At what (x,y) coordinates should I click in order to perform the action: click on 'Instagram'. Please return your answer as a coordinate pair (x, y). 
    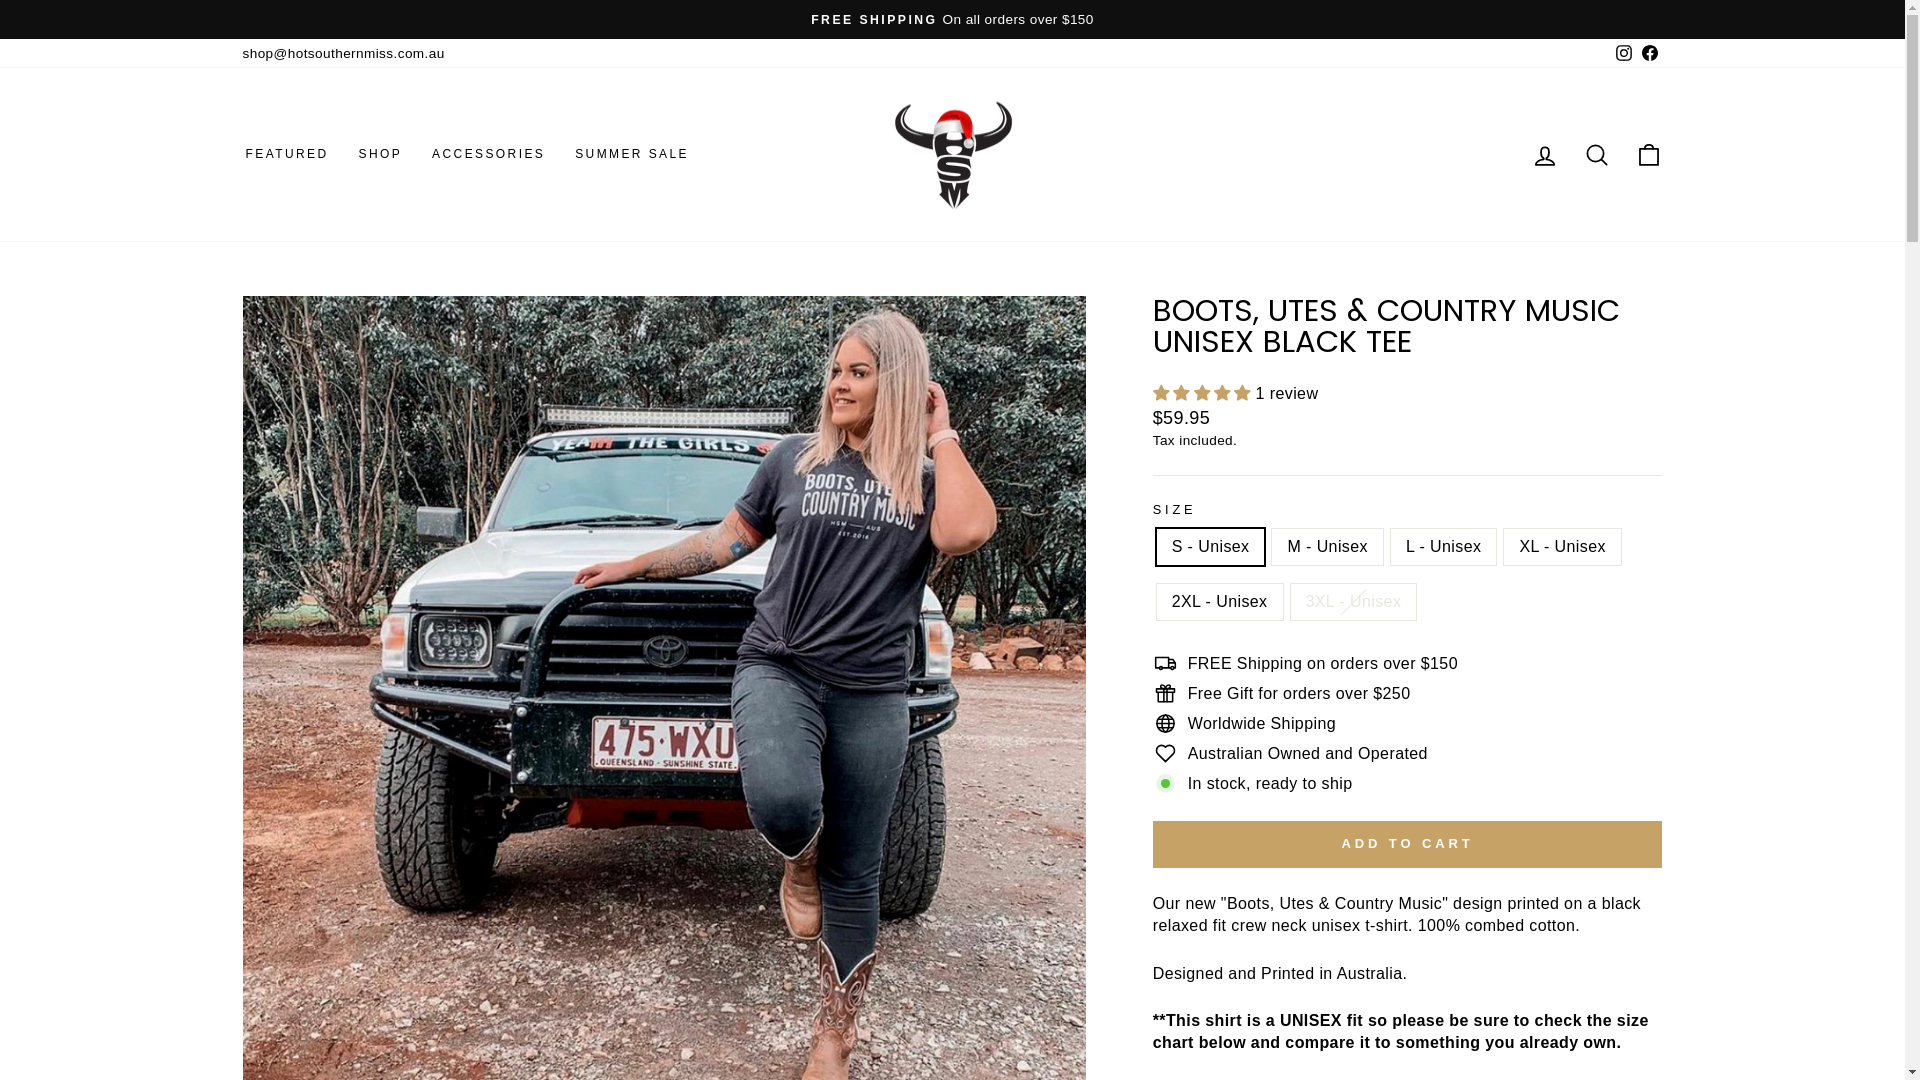
    Looking at the image, I should click on (1622, 52).